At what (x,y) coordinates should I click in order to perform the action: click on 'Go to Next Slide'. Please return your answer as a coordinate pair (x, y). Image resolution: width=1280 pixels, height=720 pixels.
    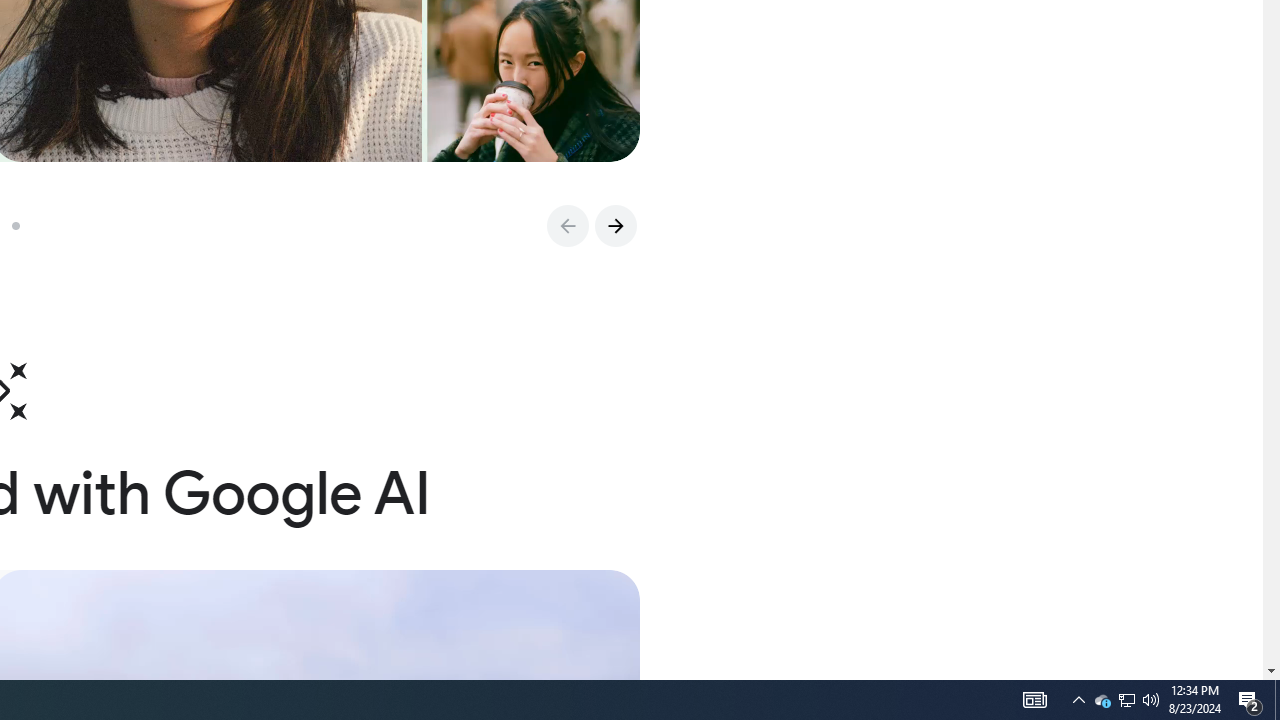
    Looking at the image, I should click on (614, 225).